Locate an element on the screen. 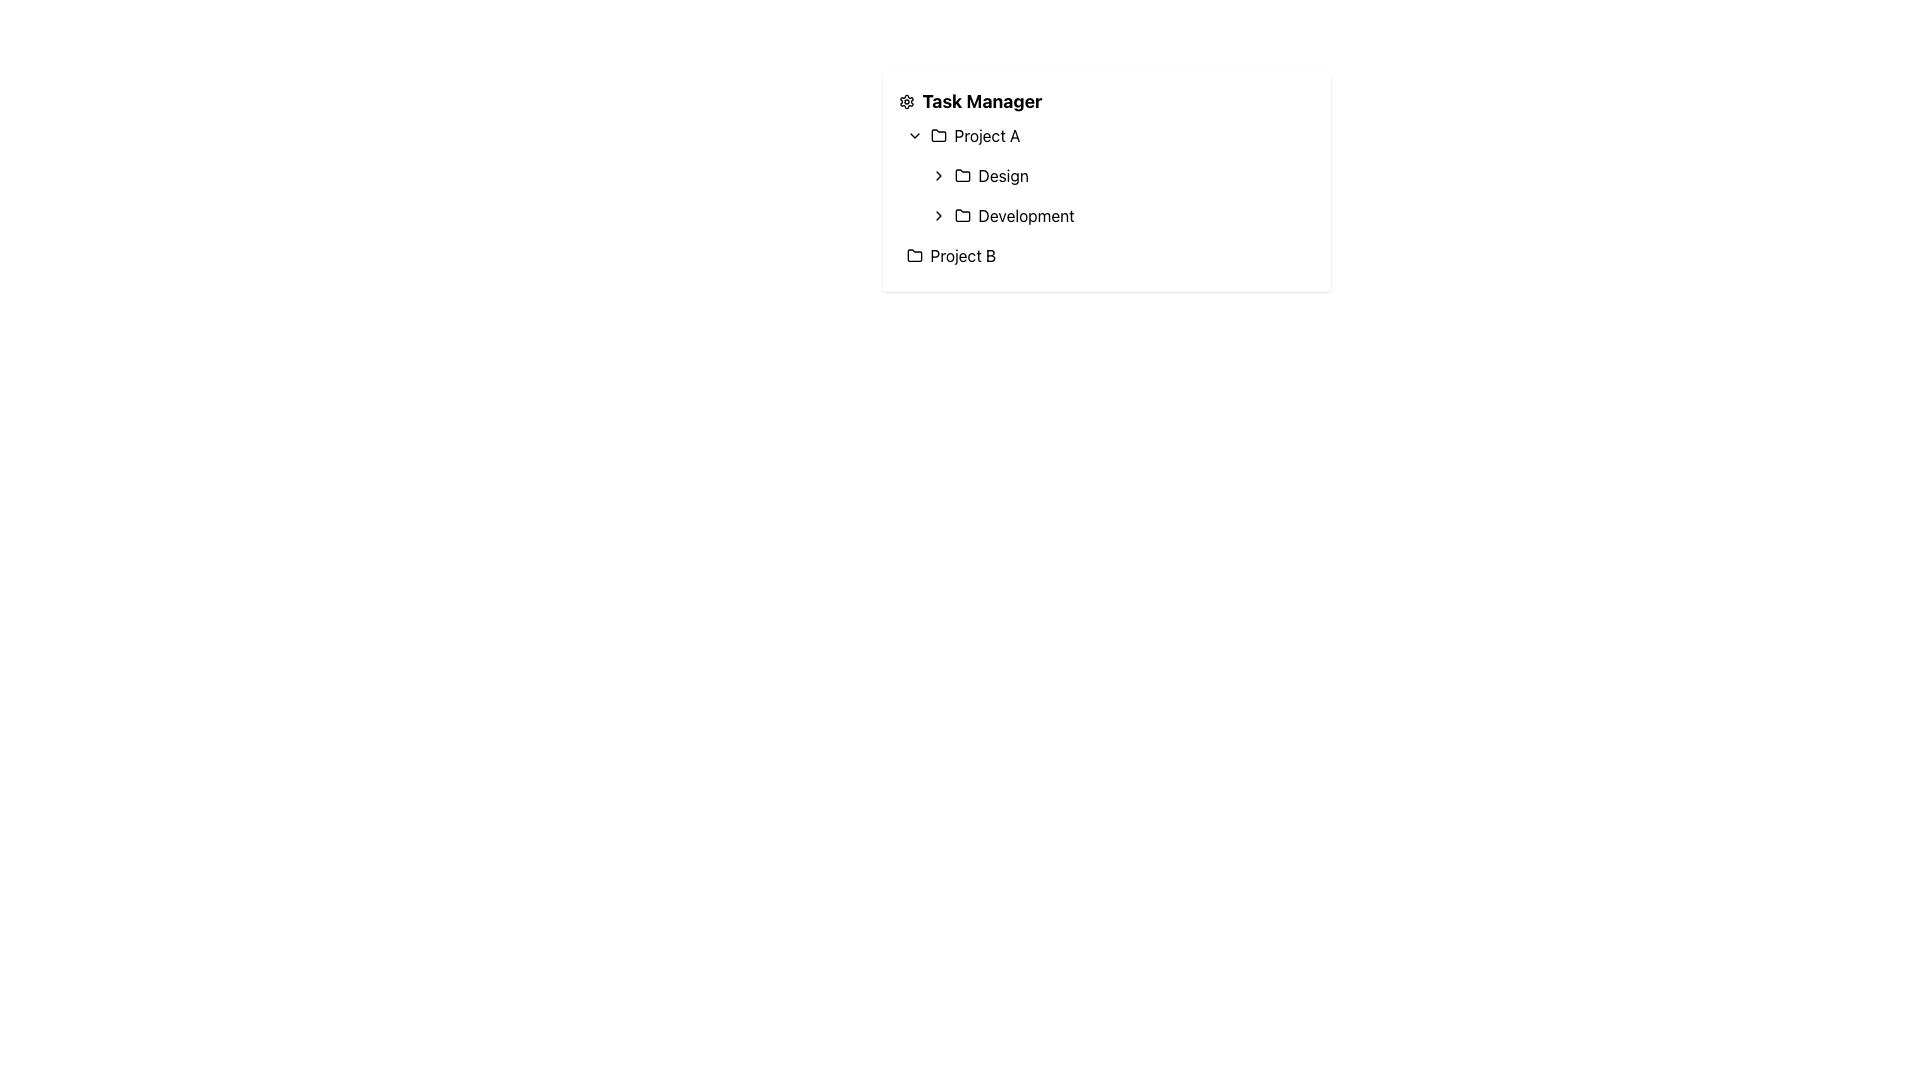  the folder icon representing 'Project A' to trigger a tooltip is located at coordinates (937, 135).